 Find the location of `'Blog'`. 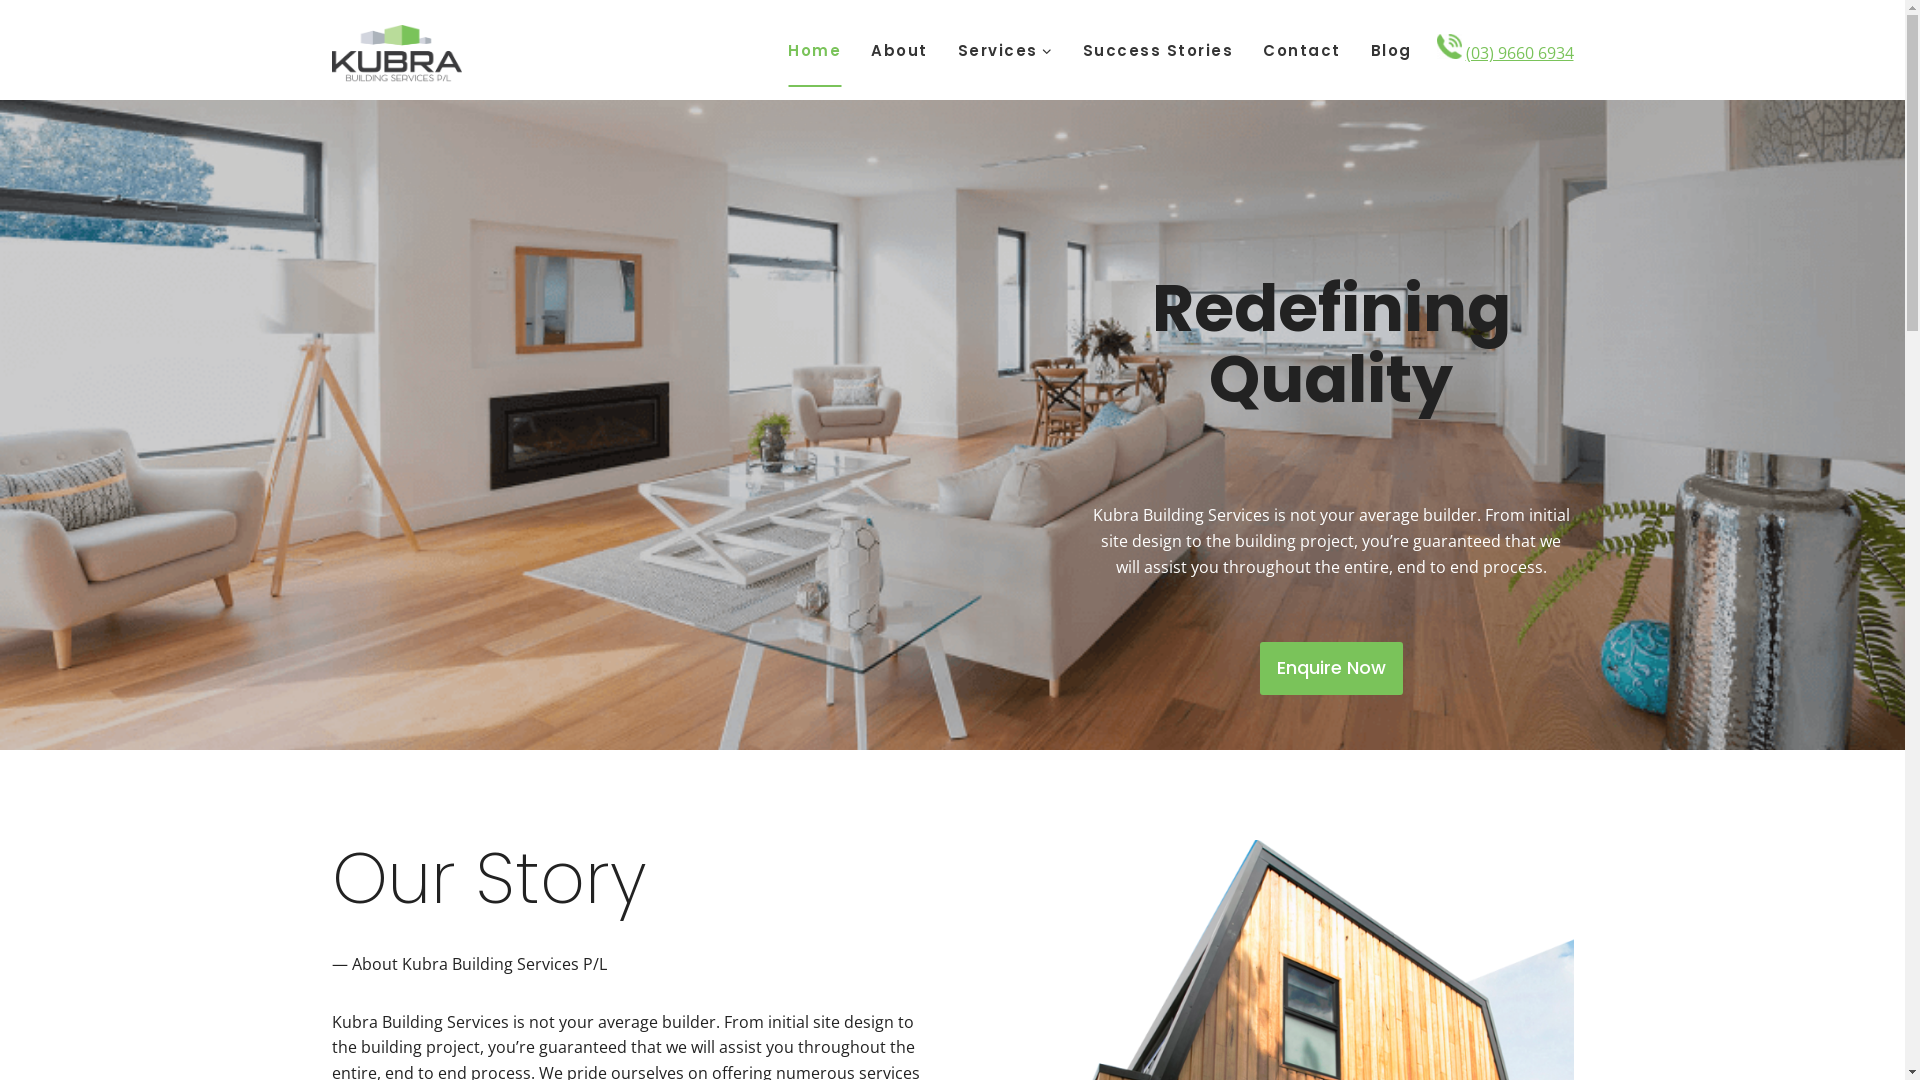

'Blog' is located at coordinates (1356, 49).